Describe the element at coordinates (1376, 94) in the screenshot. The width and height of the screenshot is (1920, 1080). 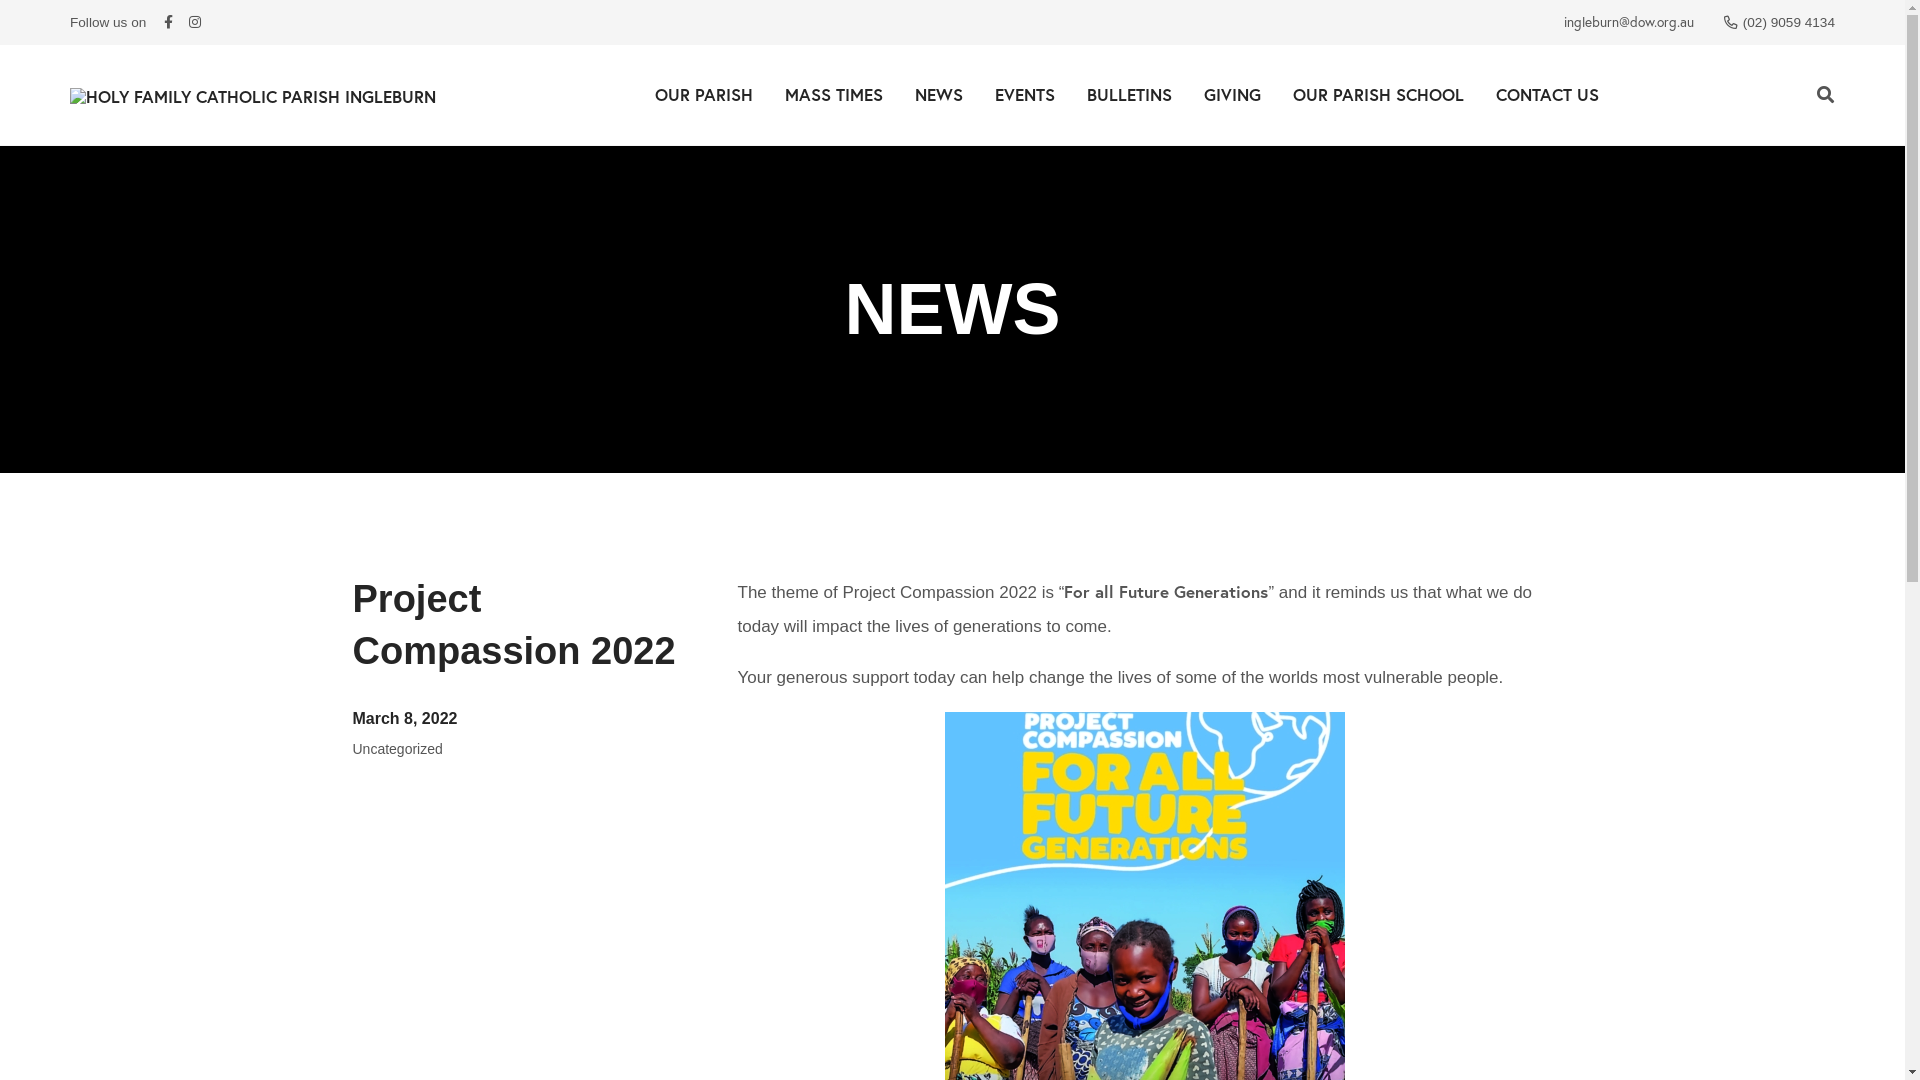
I see `'OUR PARISH SCHOOL'` at that location.